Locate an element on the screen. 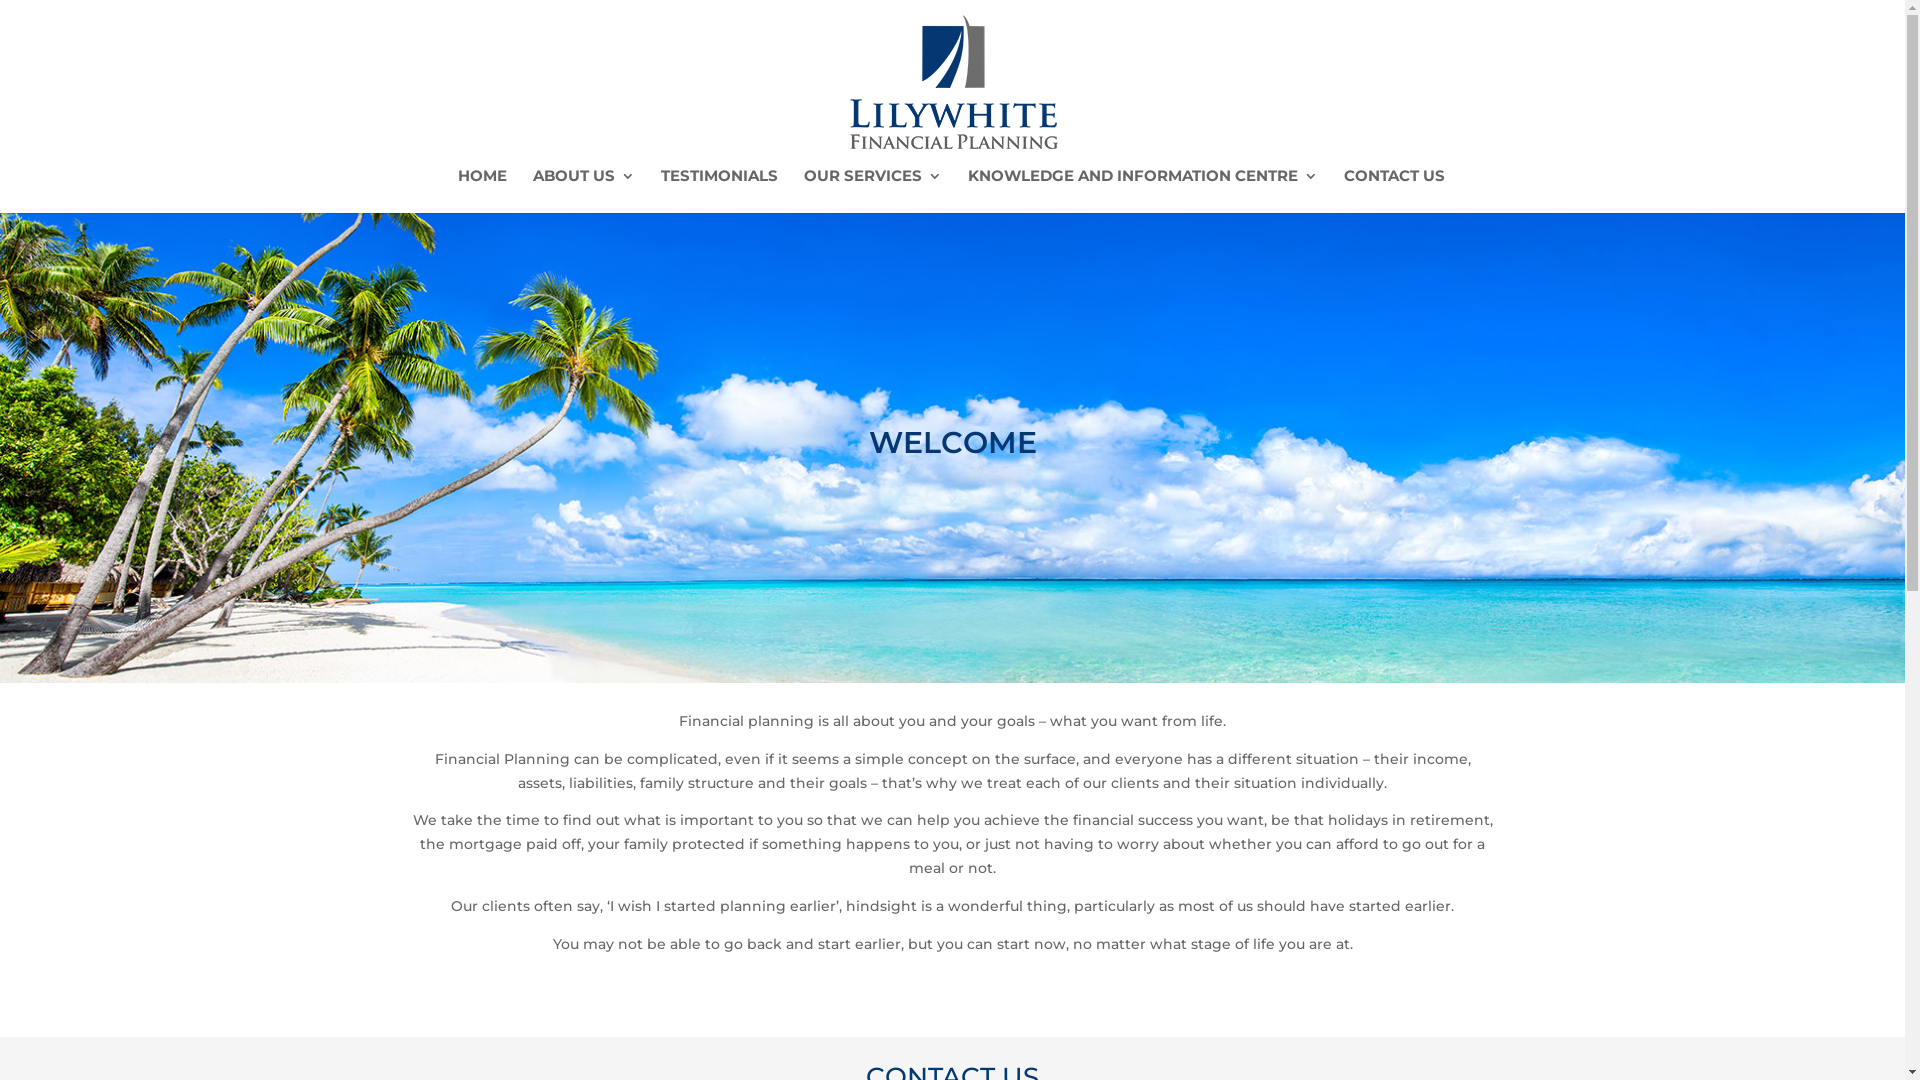 The width and height of the screenshot is (1920, 1080). 'OUR SERVICES' is located at coordinates (873, 191).